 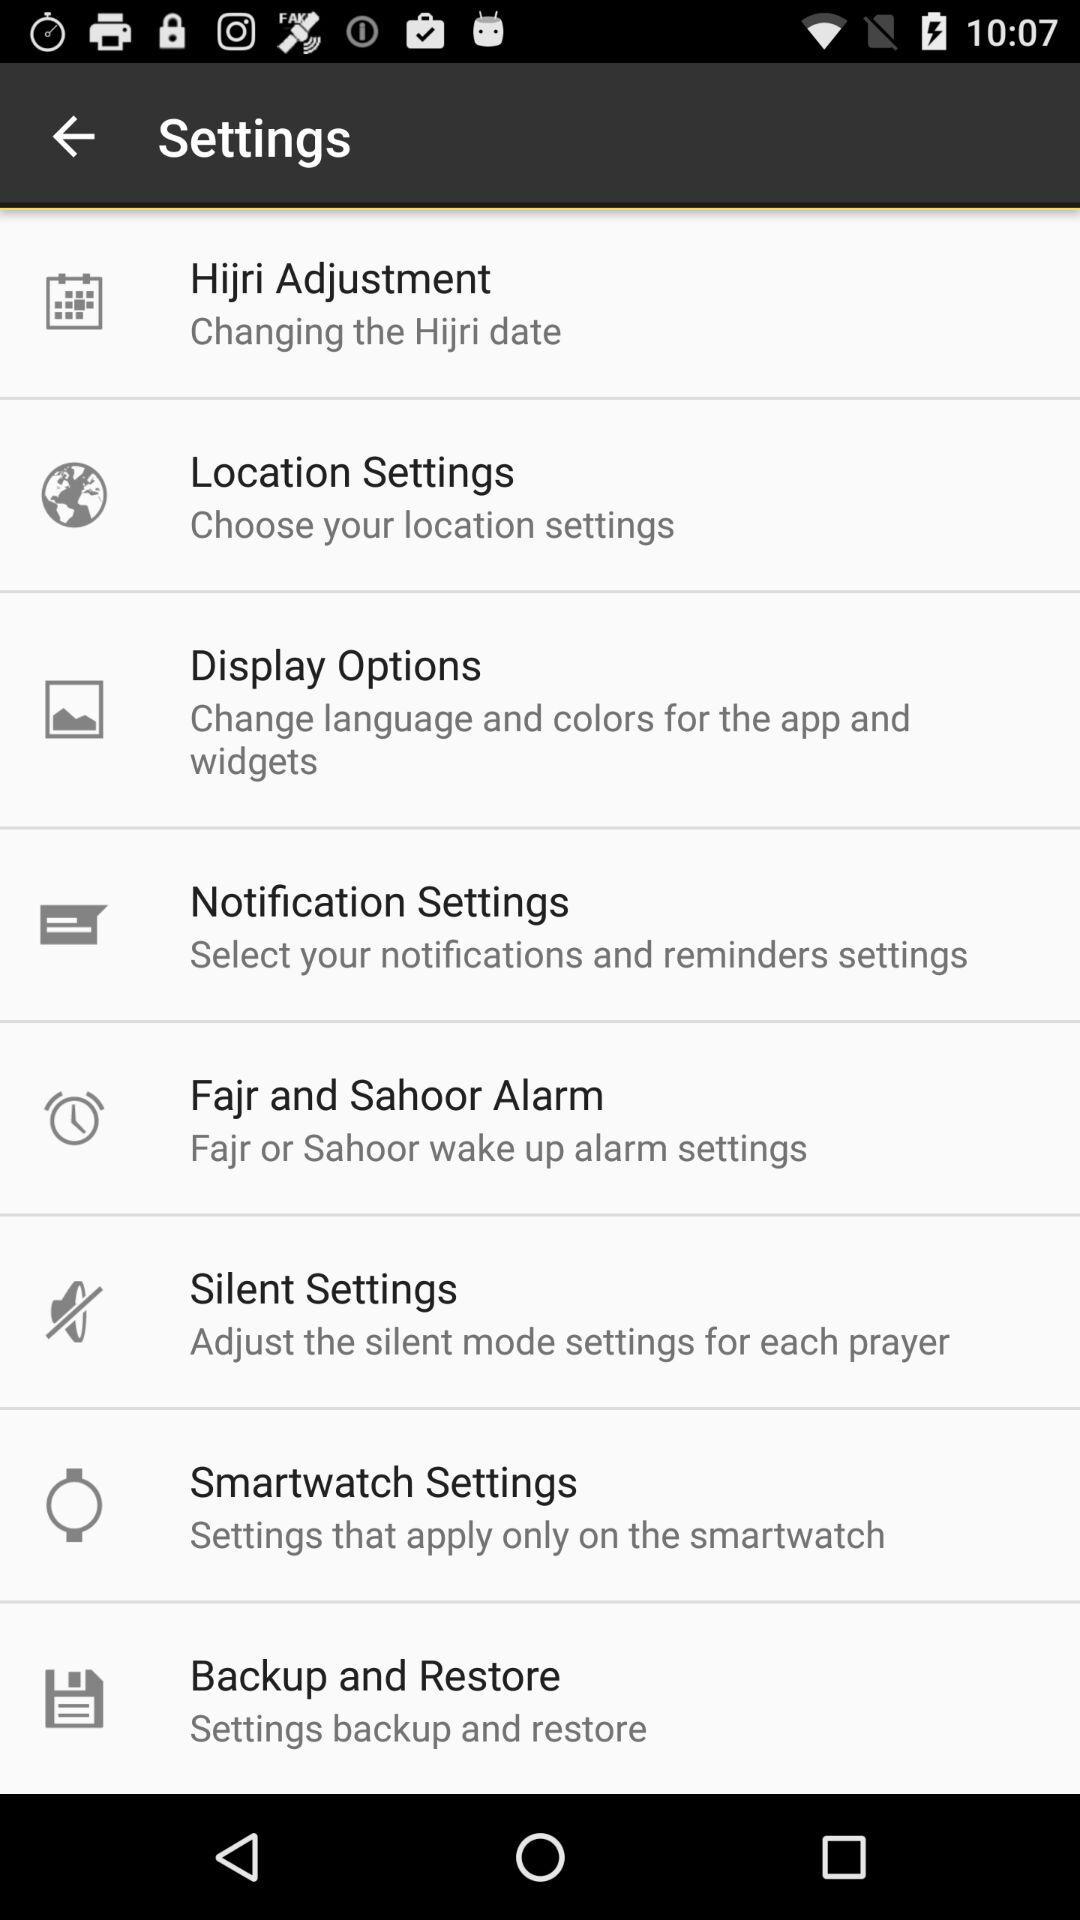 I want to click on item next to the settings app, so click(x=72, y=135).